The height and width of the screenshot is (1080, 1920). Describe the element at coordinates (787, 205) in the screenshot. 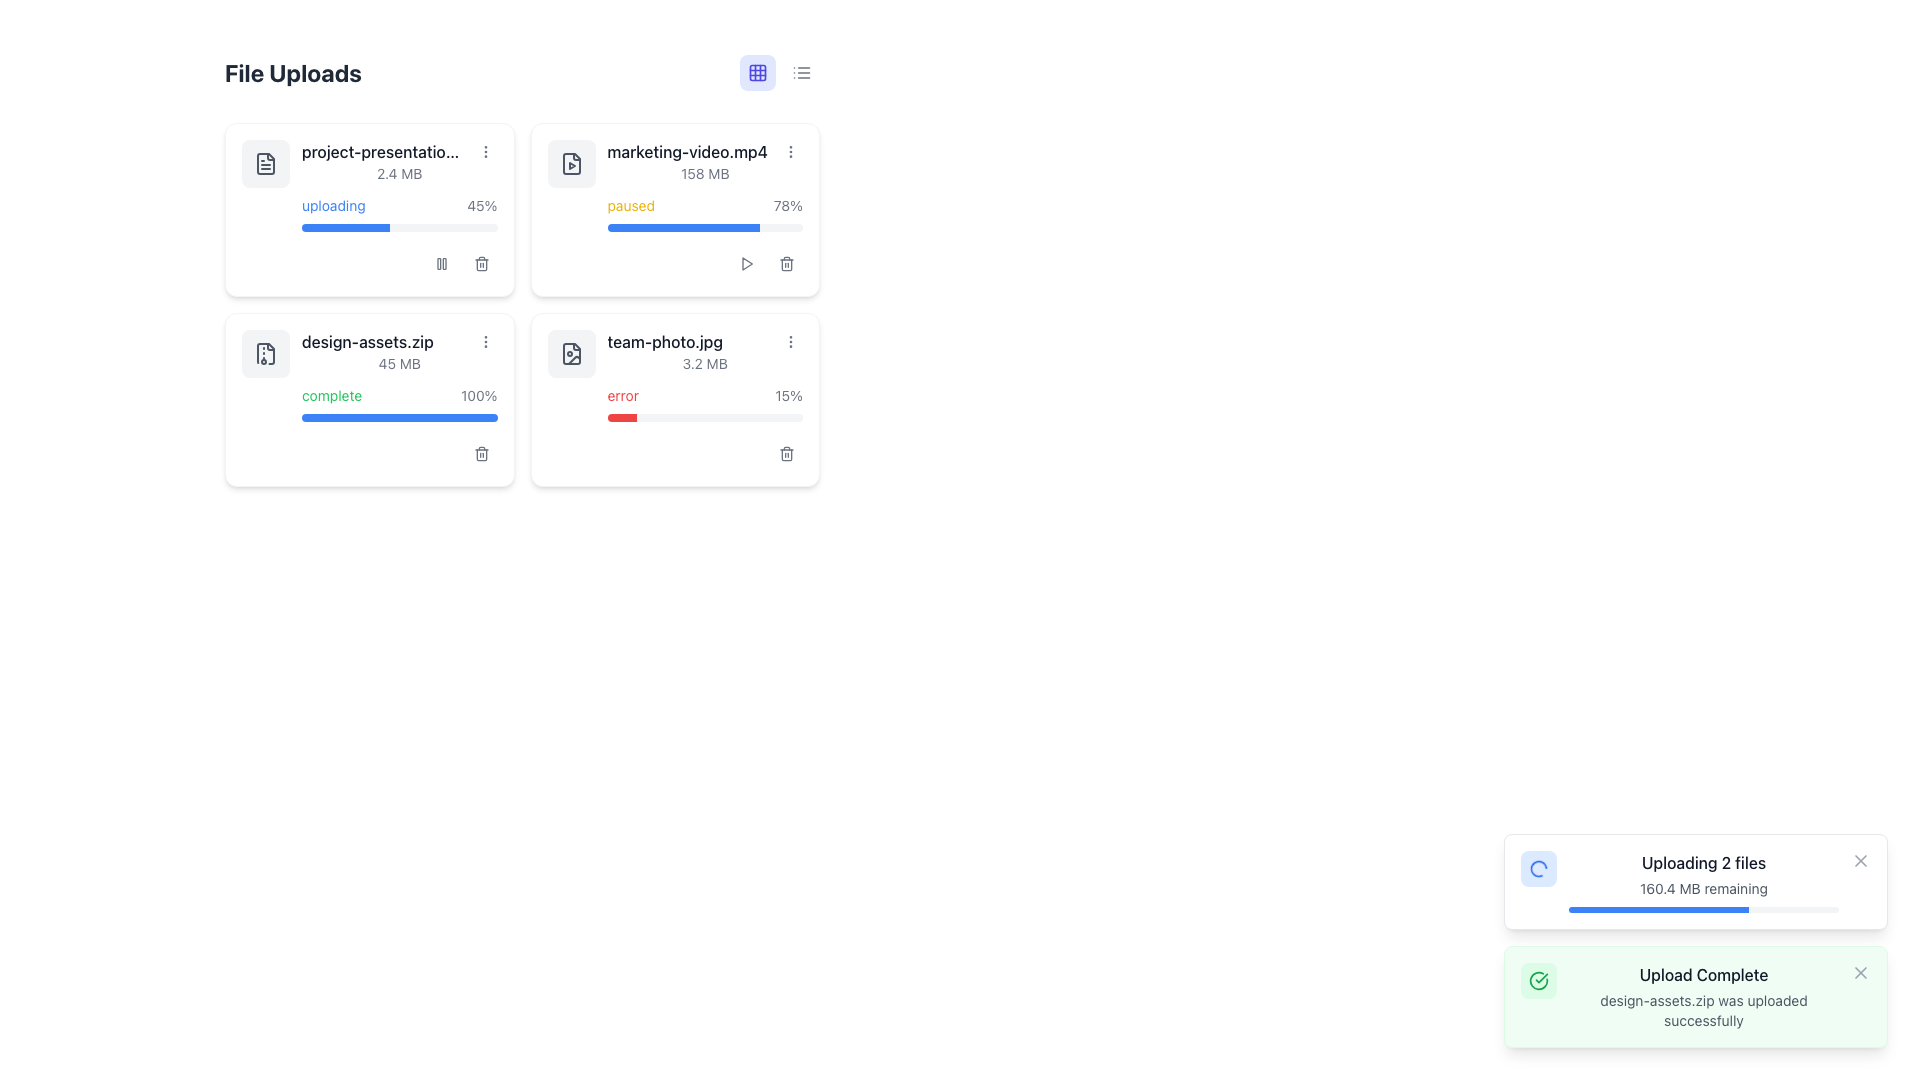

I see `the label displaying '78%' progress percentage, which is styled in gray and located to the right of the 'paused' label above the progress bar for the 'marketing-video.mp4' item` at that location.